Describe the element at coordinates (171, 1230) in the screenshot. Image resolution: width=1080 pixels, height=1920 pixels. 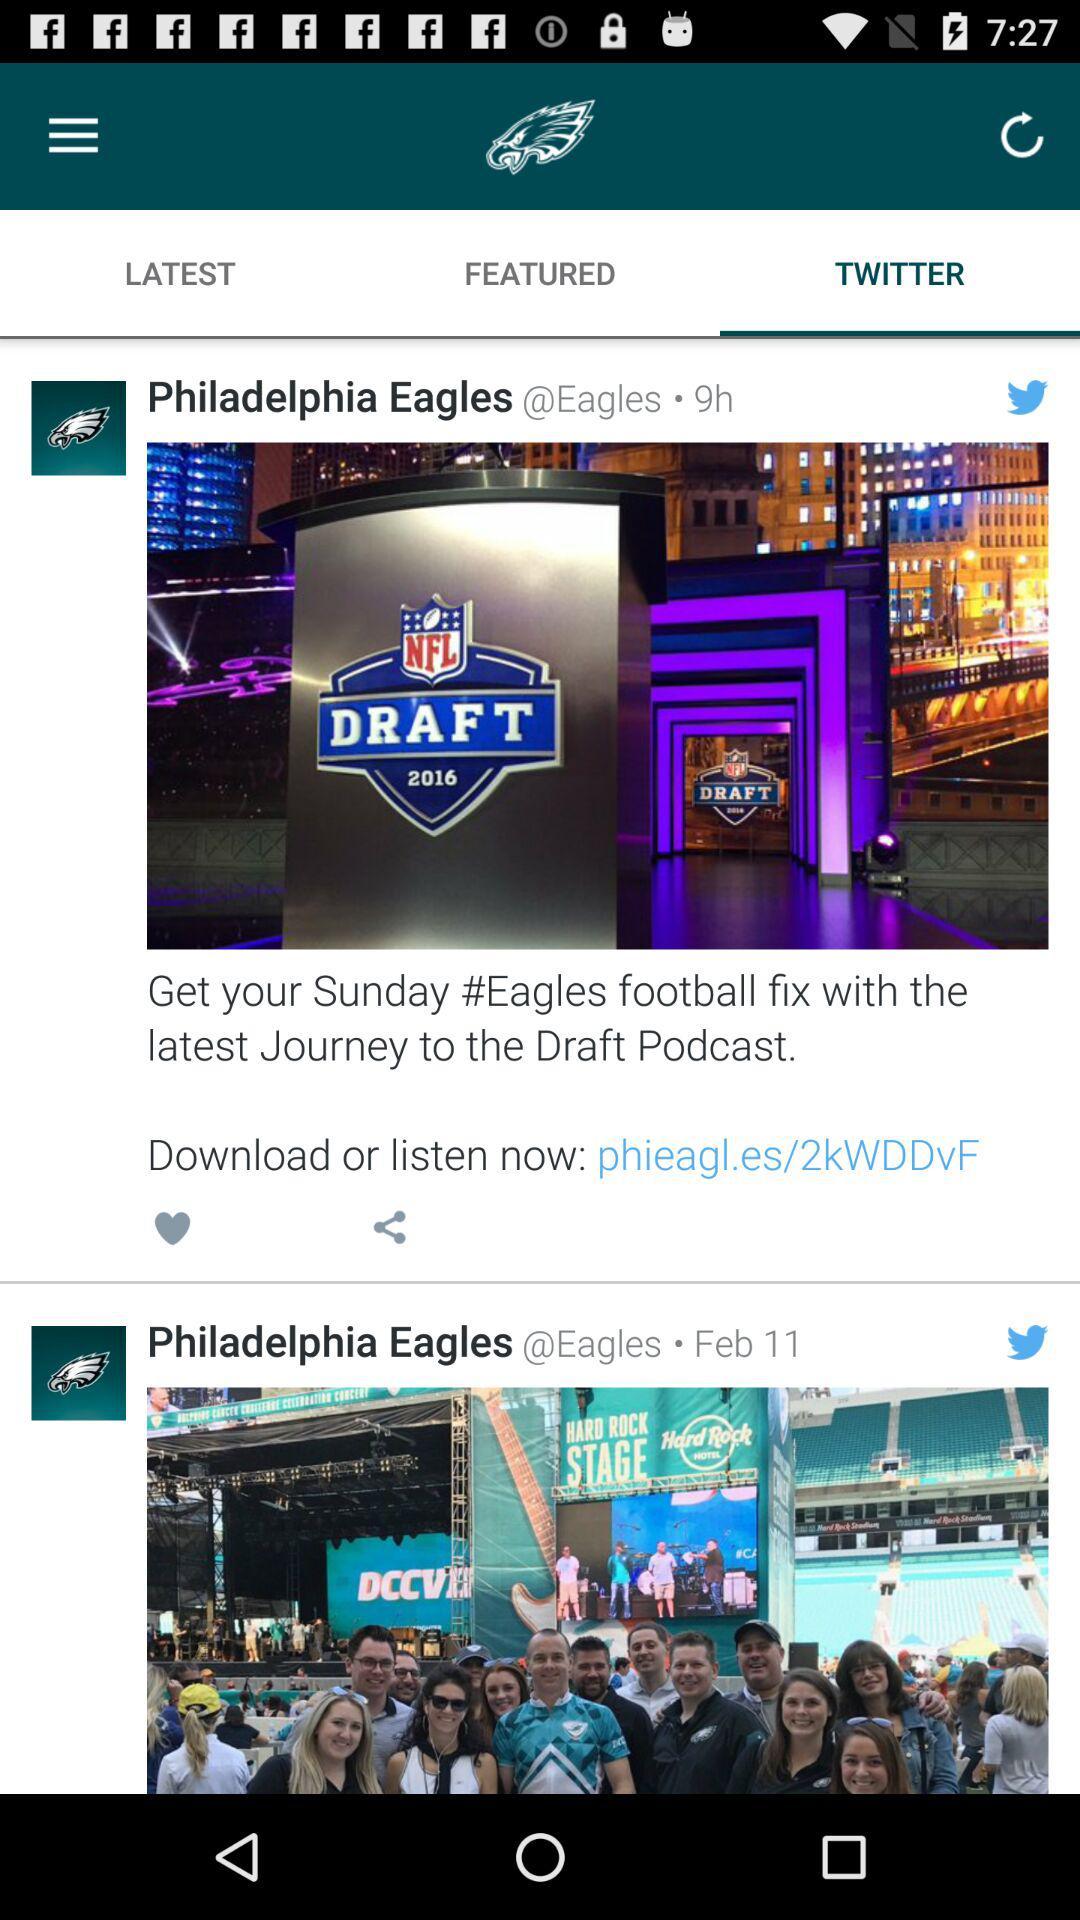
I see `icon below get your sunday item` at that location.